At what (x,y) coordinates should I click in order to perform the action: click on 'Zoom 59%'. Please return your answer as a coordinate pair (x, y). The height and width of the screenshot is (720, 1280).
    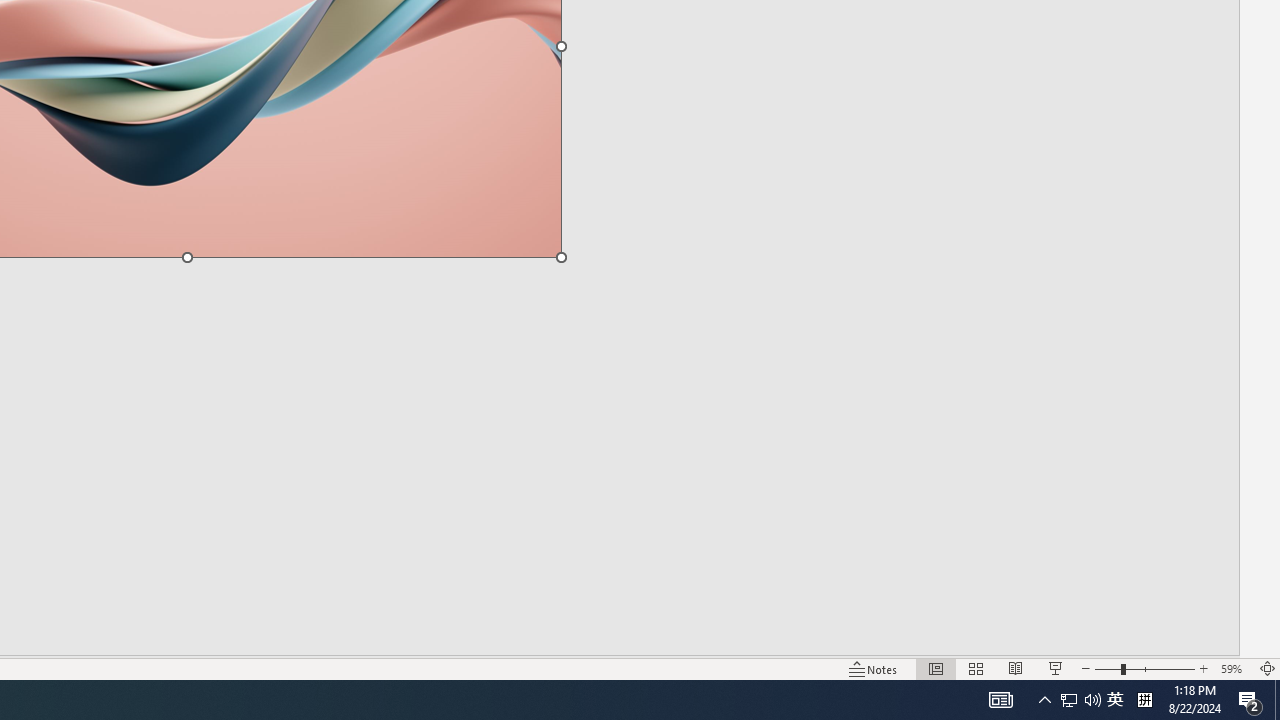
    Looking at the image, I should click on (1233, 669).